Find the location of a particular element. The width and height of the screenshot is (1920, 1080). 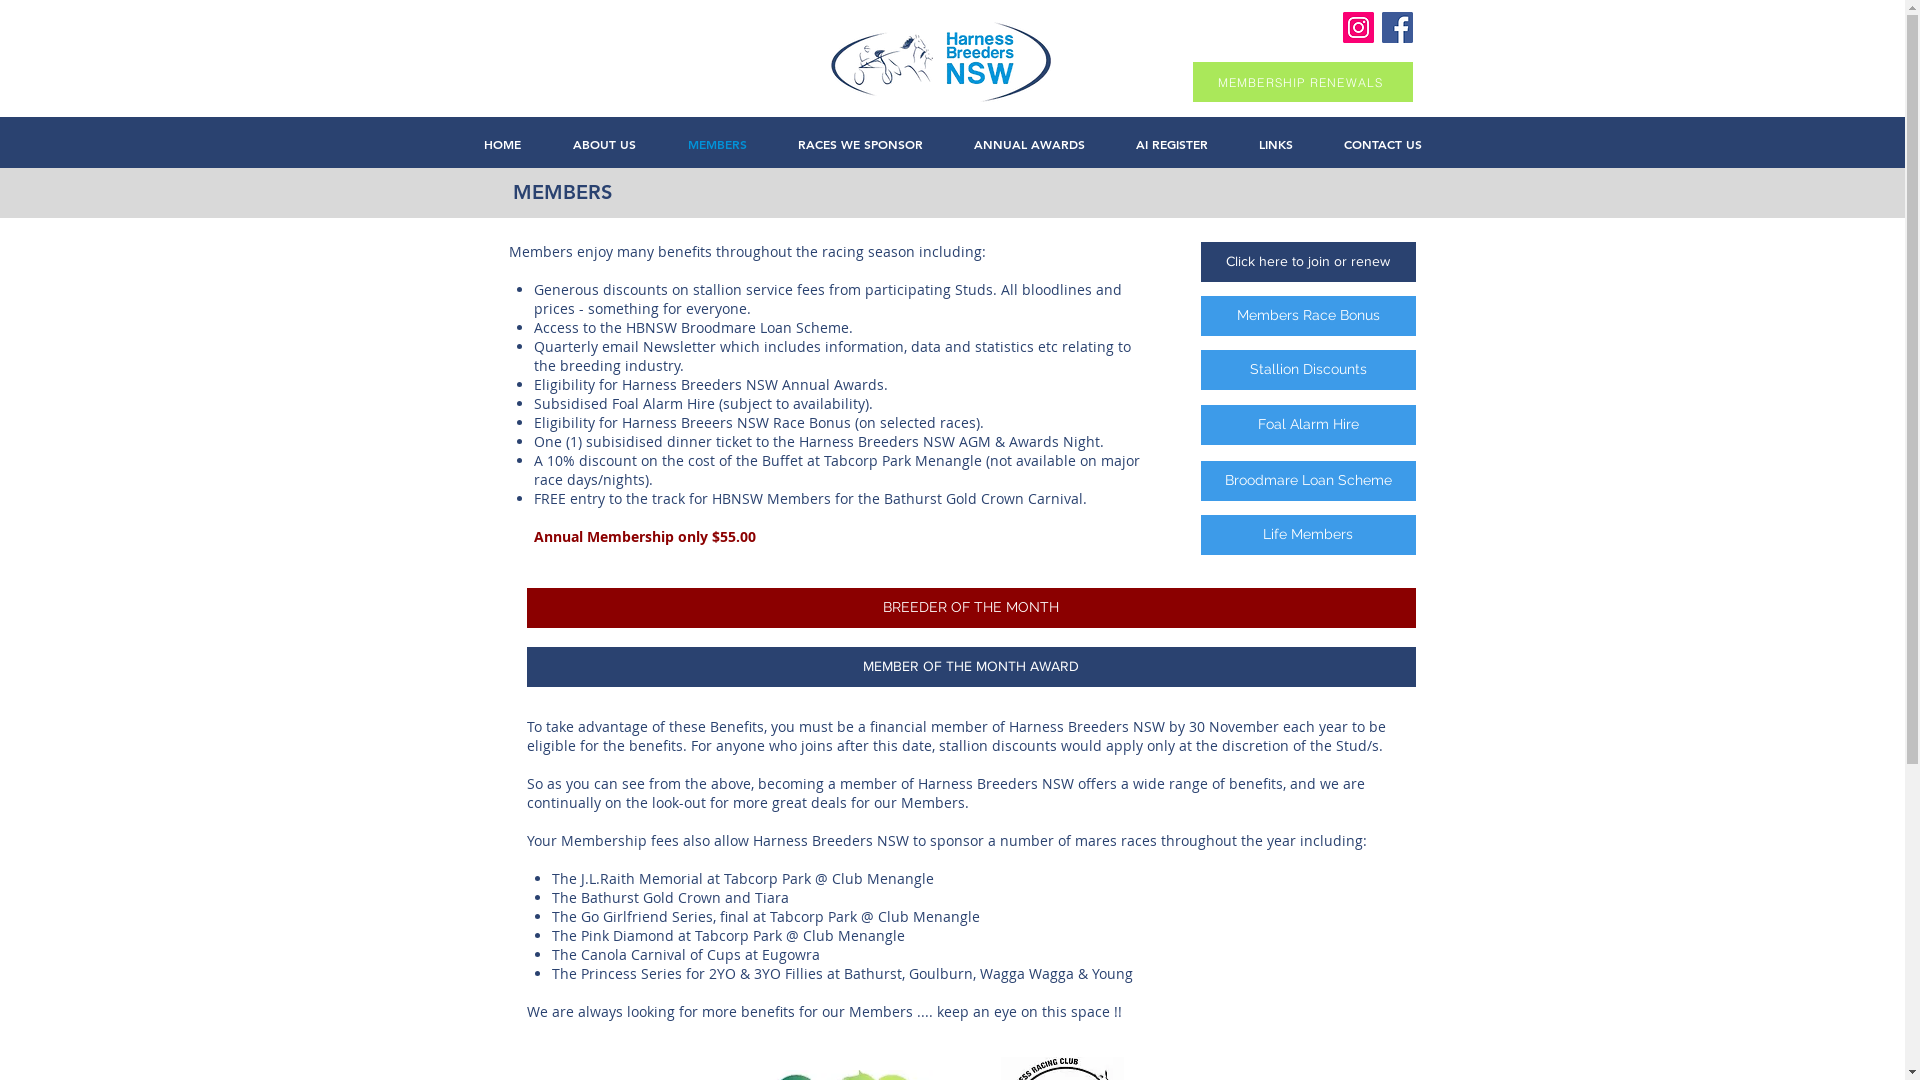

'CONTACT US' is located at coordinates (1381, 143).